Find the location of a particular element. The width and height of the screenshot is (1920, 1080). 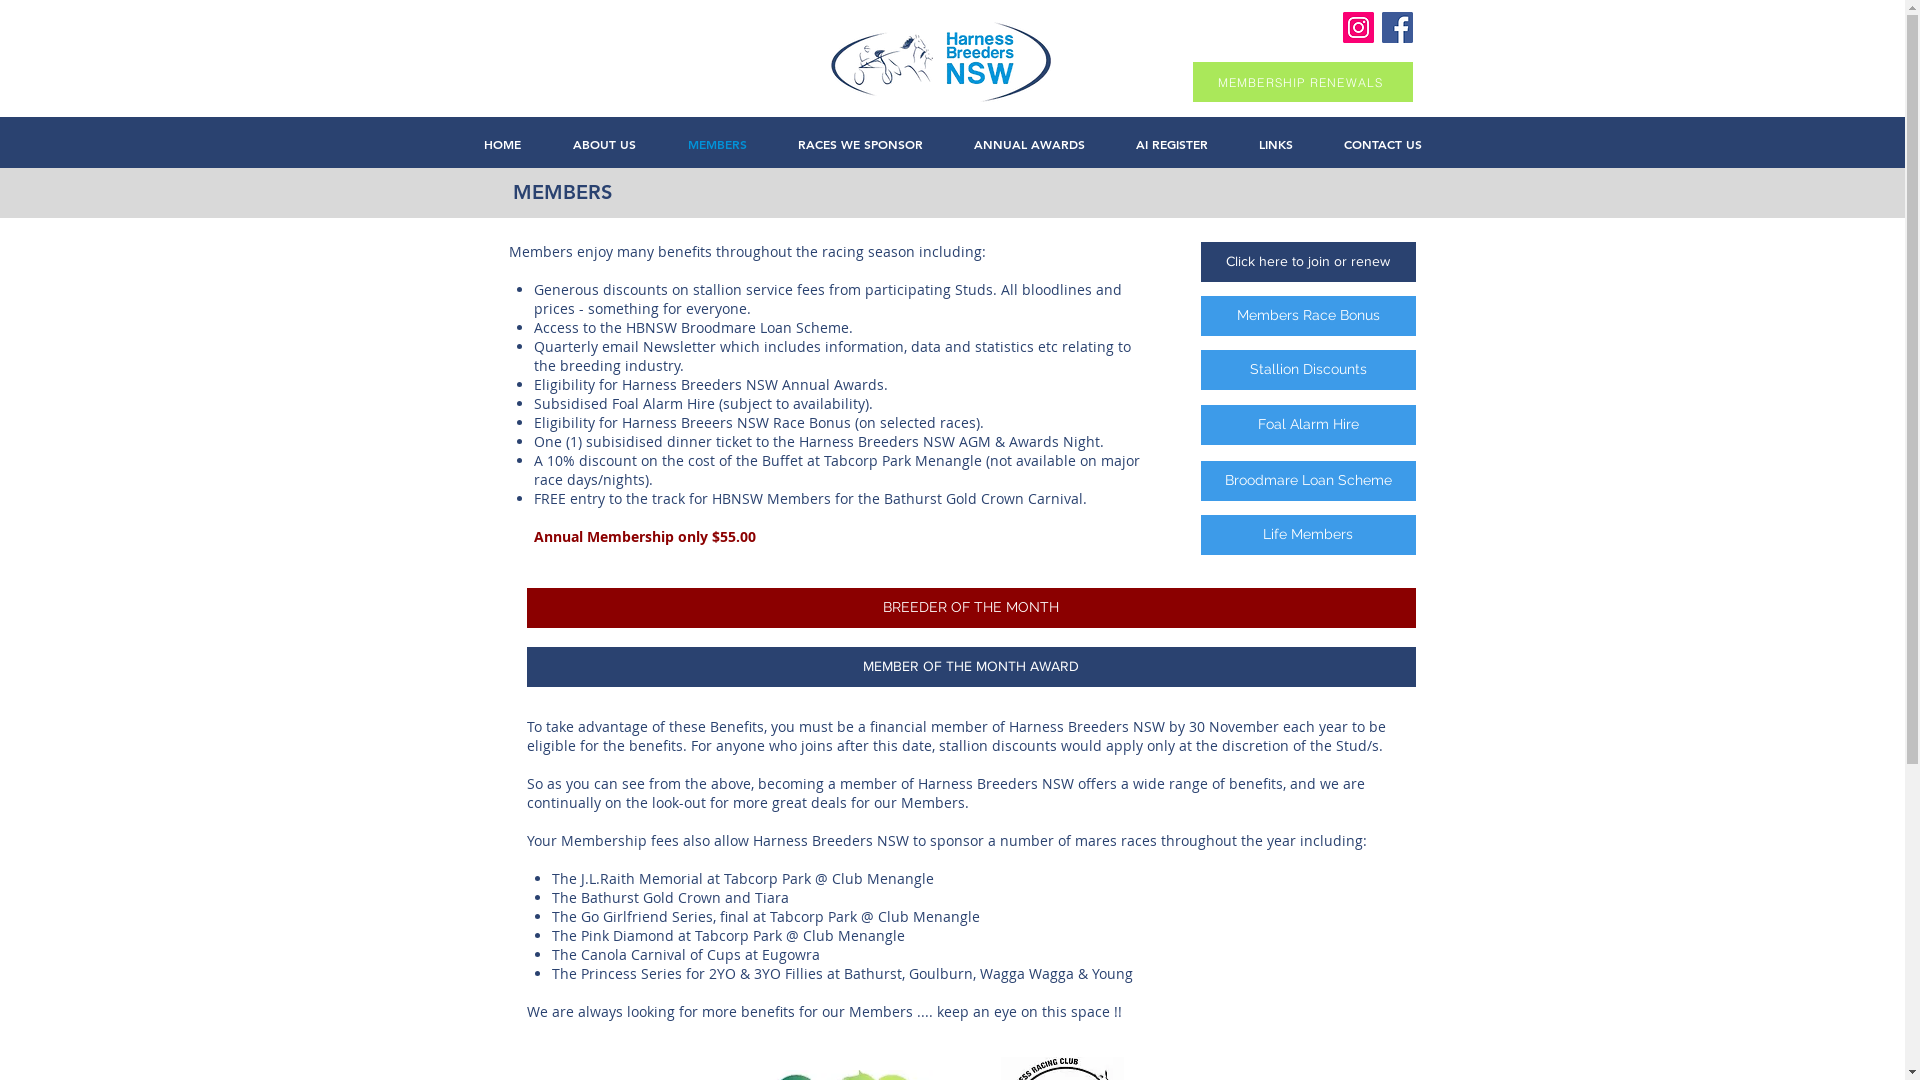

'CONTACT US' is located at coordinates (1381, 143).